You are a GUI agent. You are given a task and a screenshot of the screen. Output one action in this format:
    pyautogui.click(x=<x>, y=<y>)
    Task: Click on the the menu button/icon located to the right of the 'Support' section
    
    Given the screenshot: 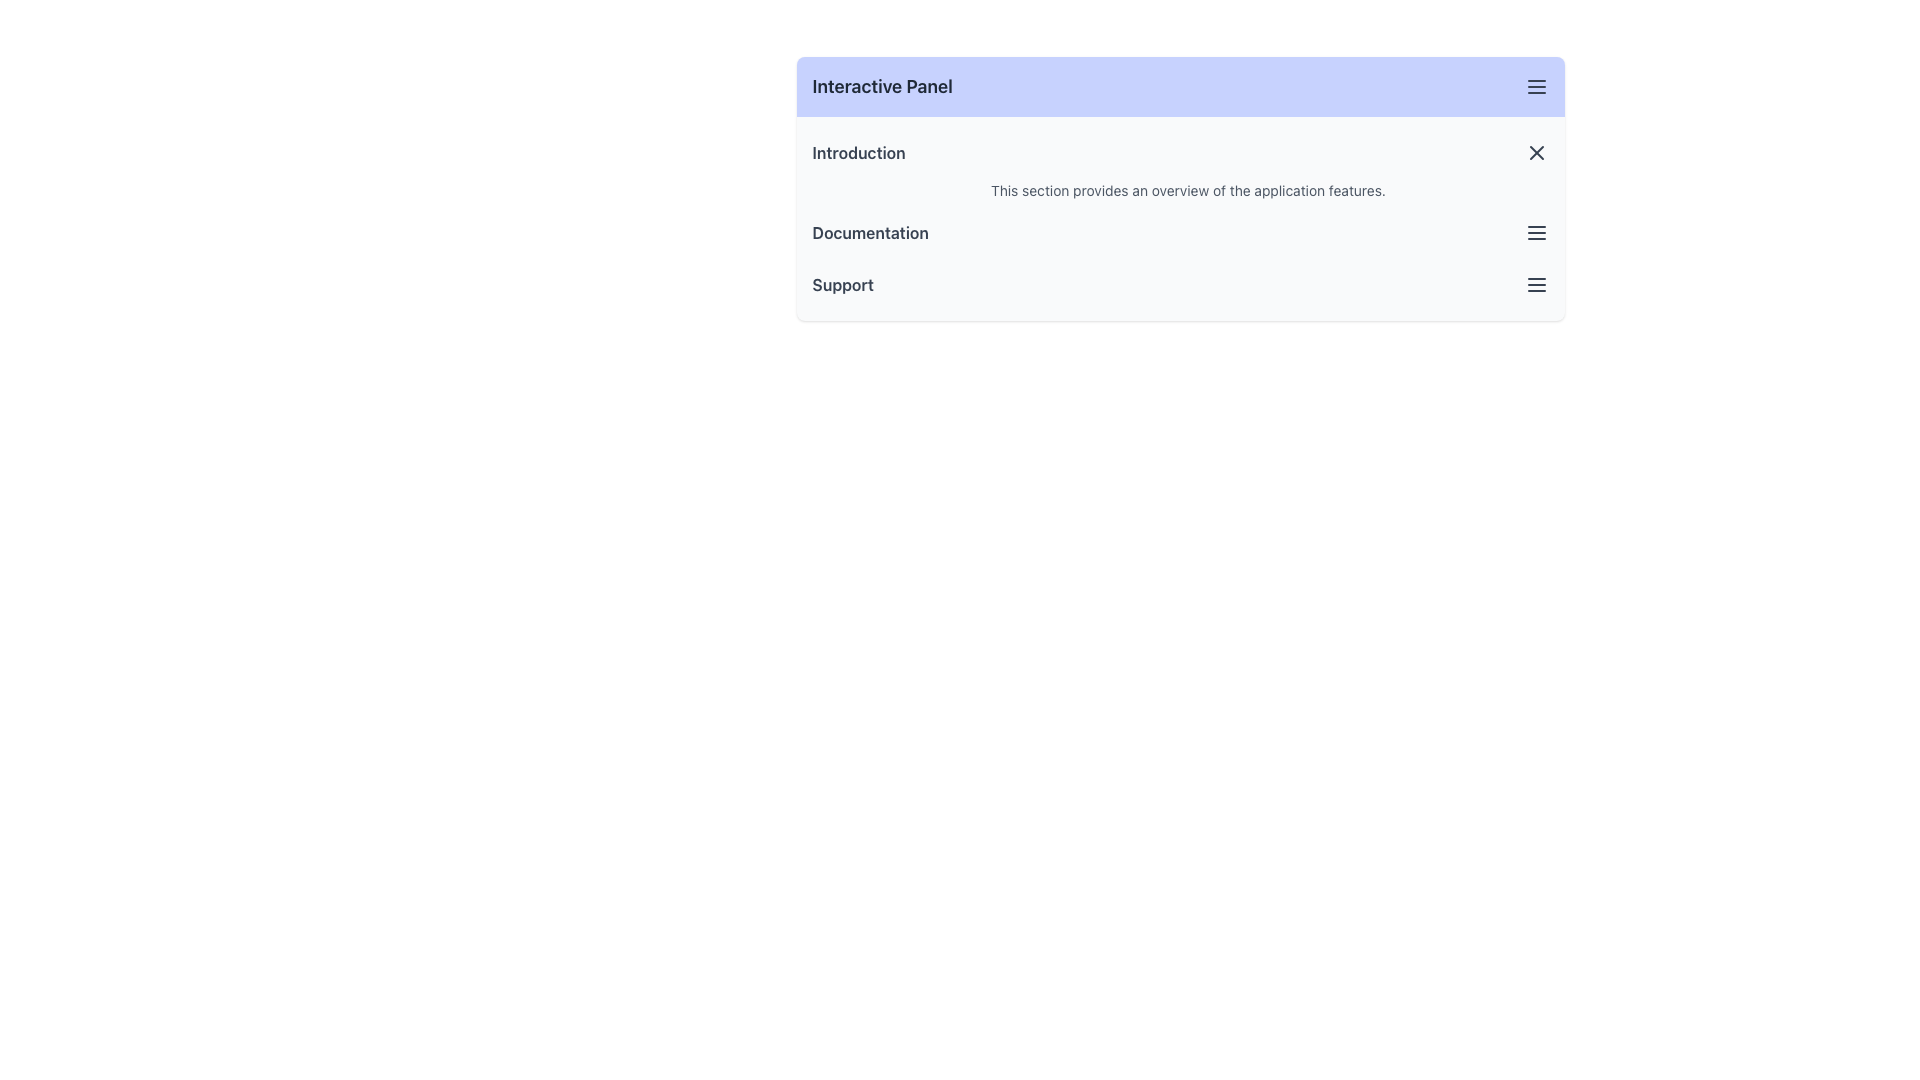 What is the action you would take?
    pyautogui.click(x=1535, y=285)
    